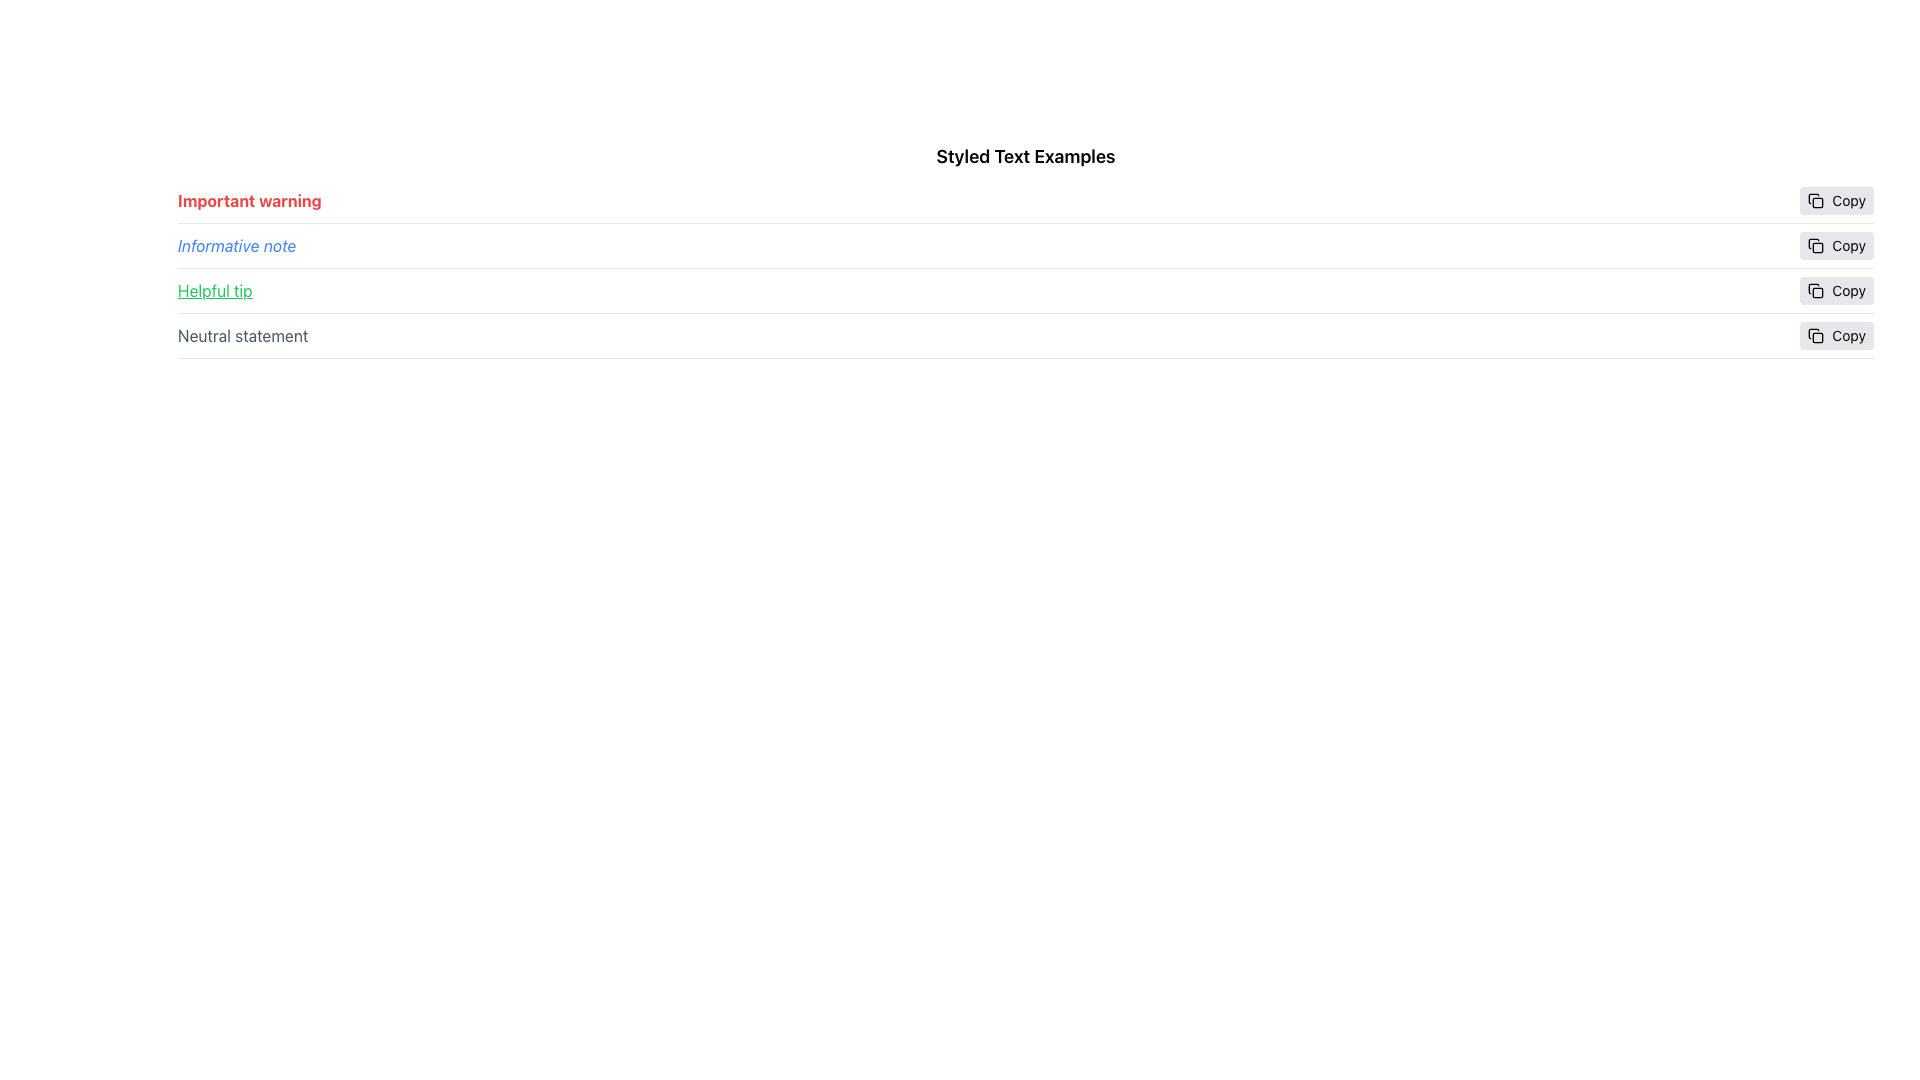  I want to click on the 'Copy' icon located to the right of the 'Important warning' text to copy the text, so click(1816, 200).